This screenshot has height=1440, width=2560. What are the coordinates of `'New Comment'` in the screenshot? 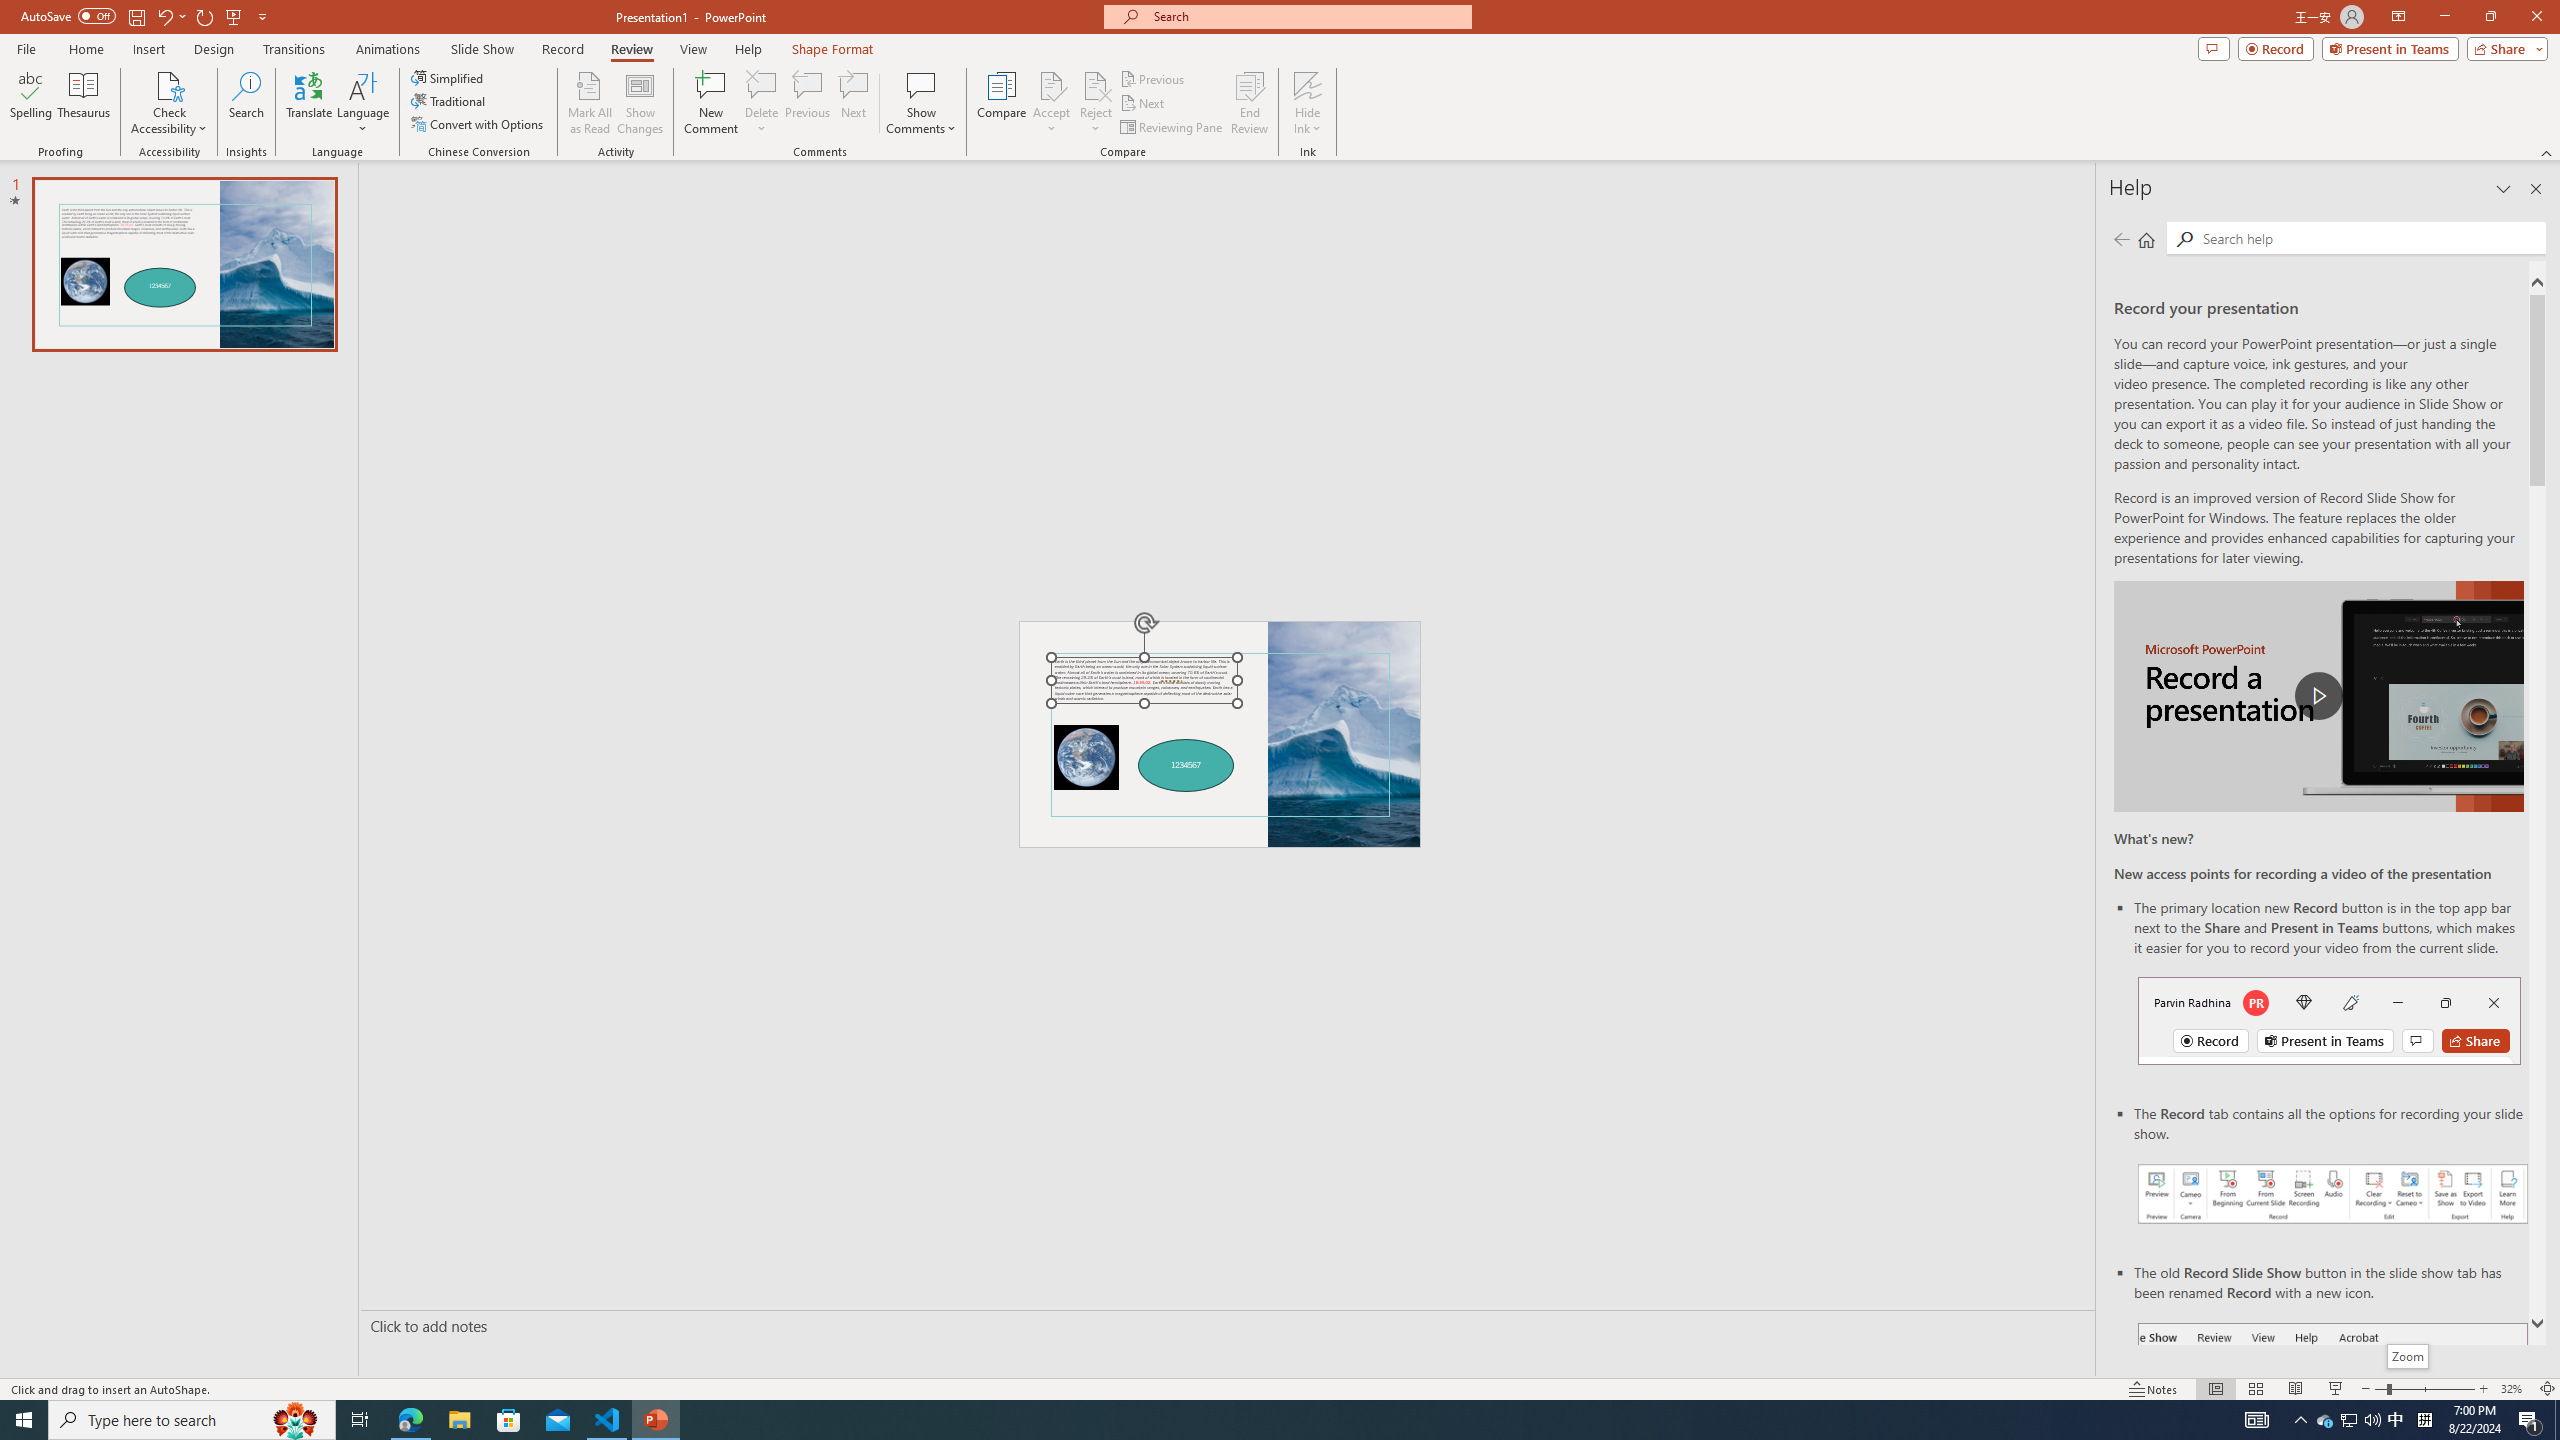 It's located at (709, 103).